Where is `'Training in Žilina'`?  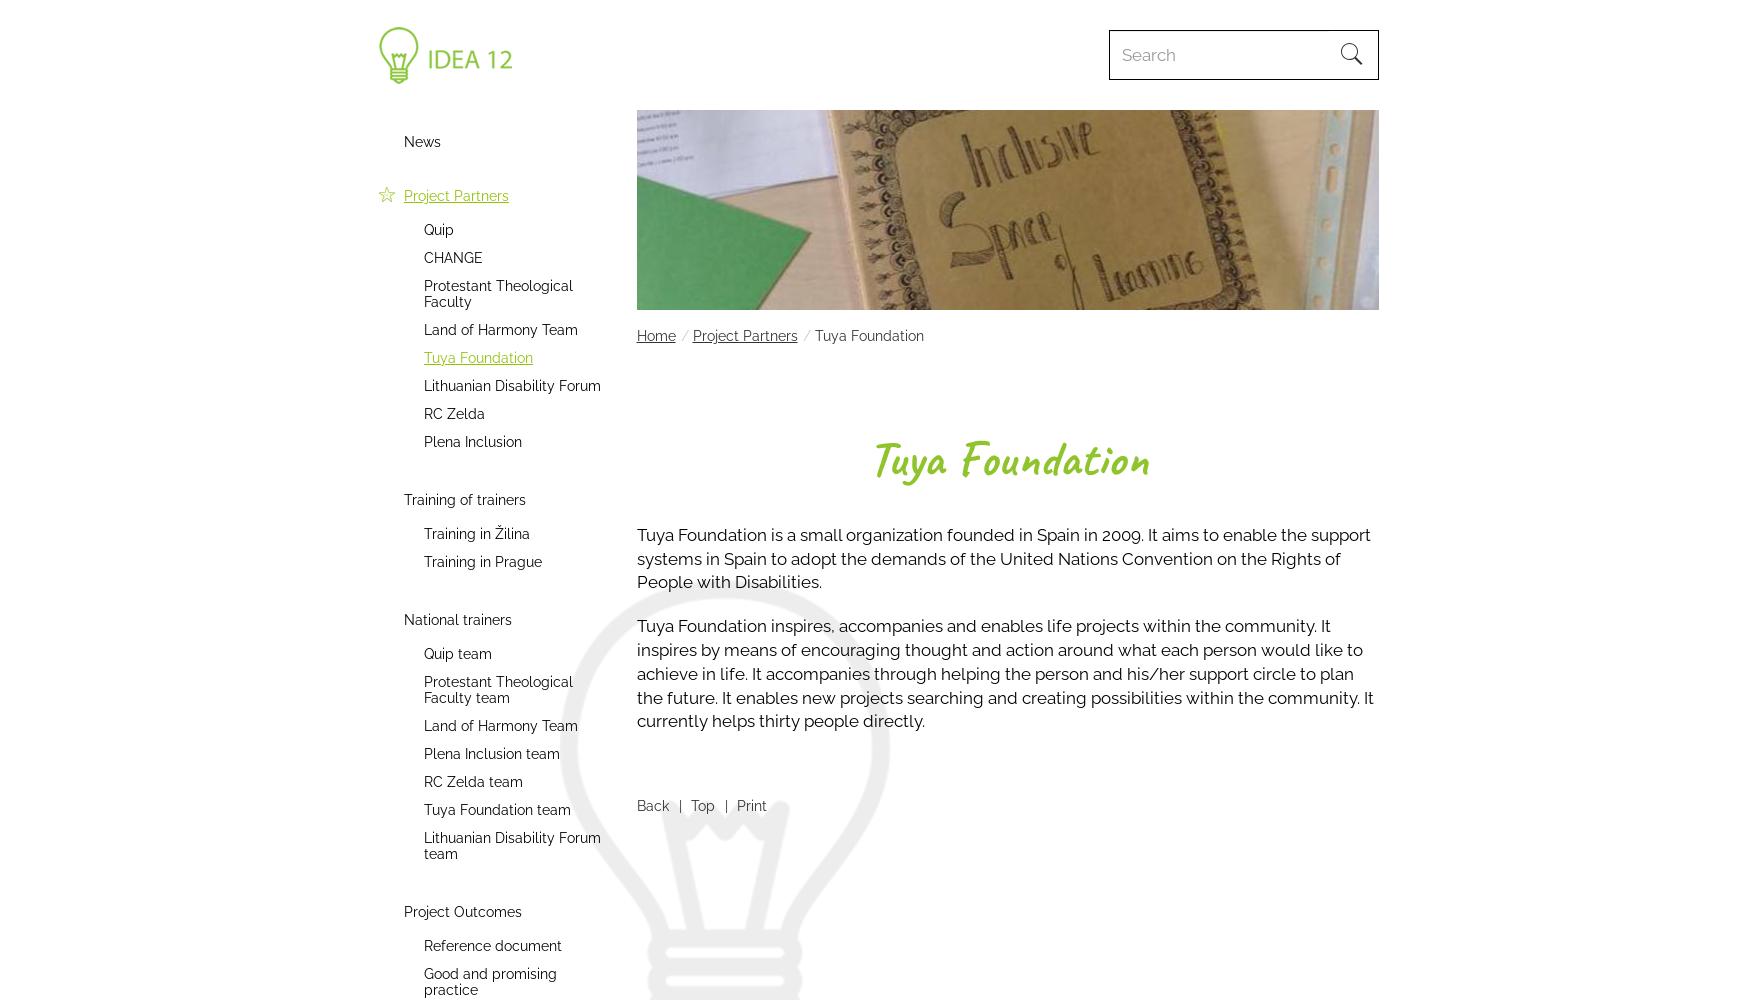
'Training in Žilina' is located at coordinates (475, 534).